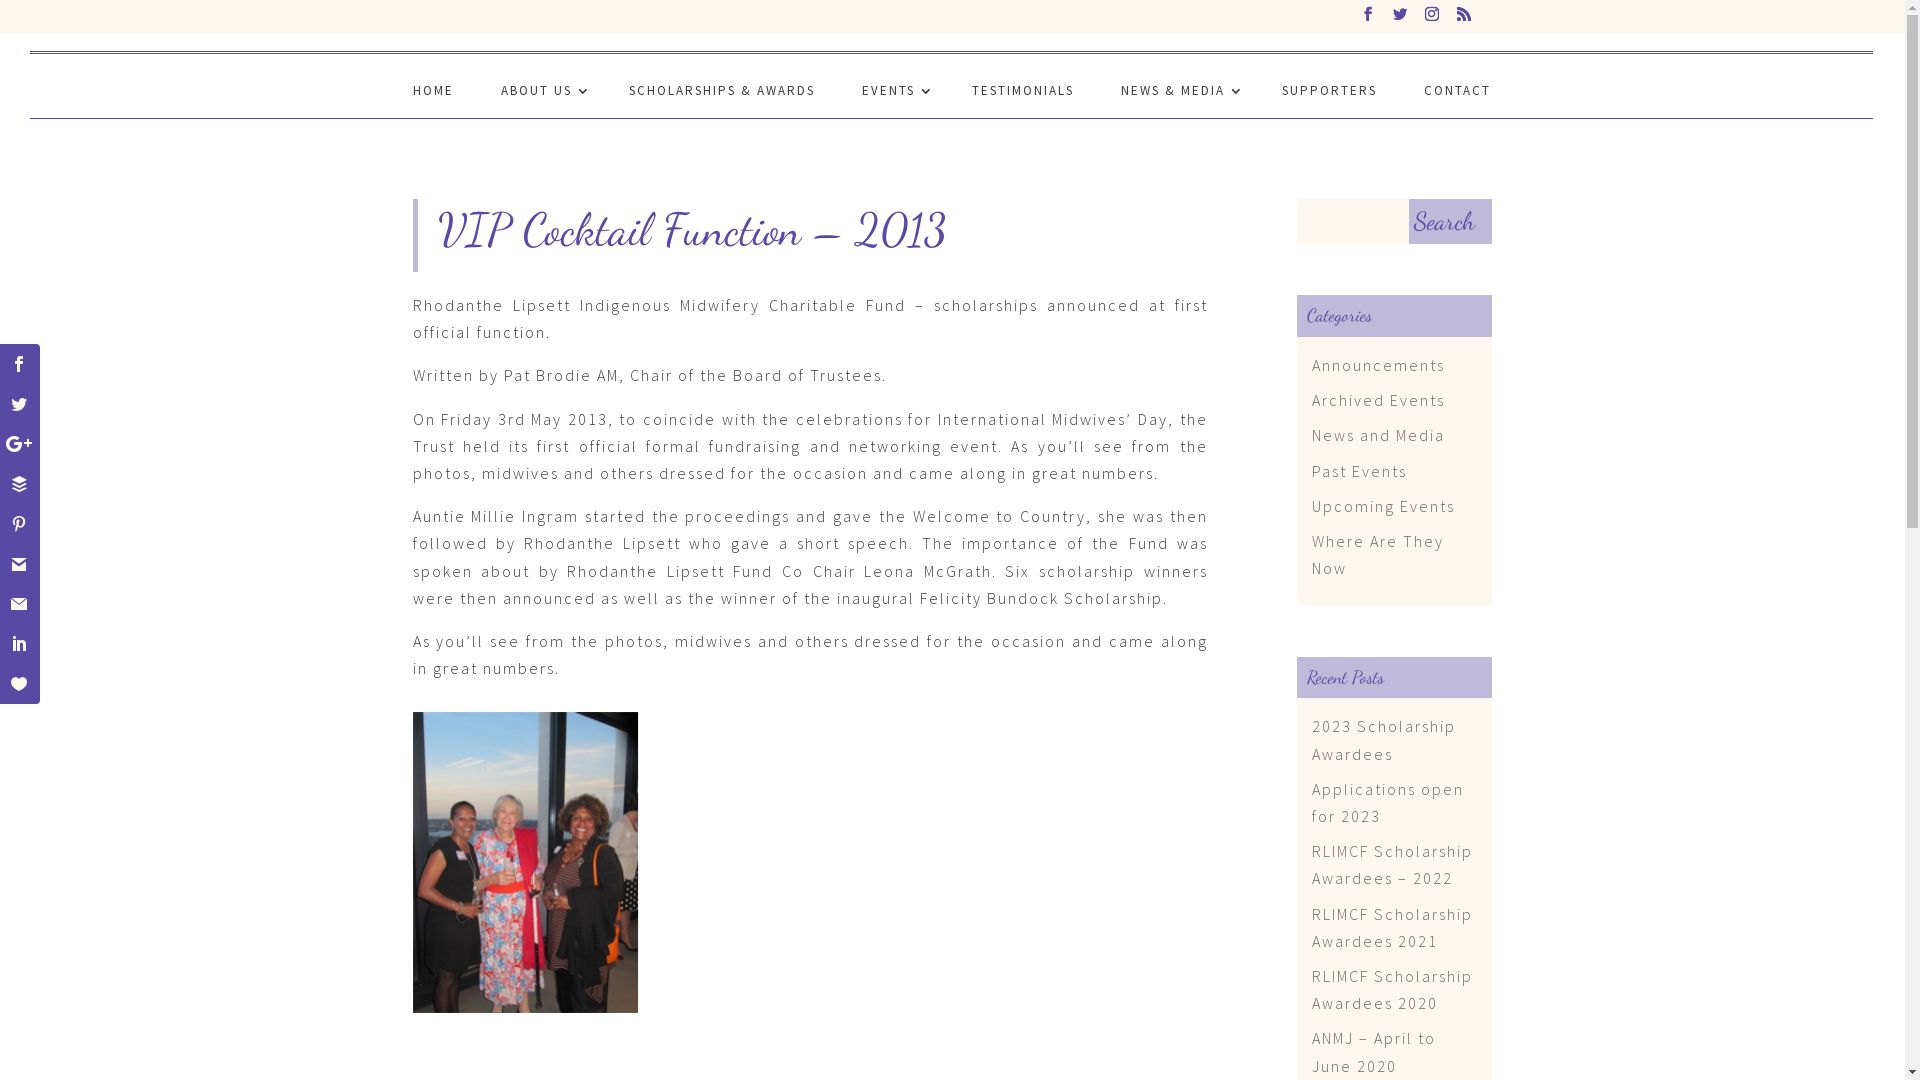  Describe the element at coordinates (1359, 470) in the screenshot. I see `'Past Events'` at that location.